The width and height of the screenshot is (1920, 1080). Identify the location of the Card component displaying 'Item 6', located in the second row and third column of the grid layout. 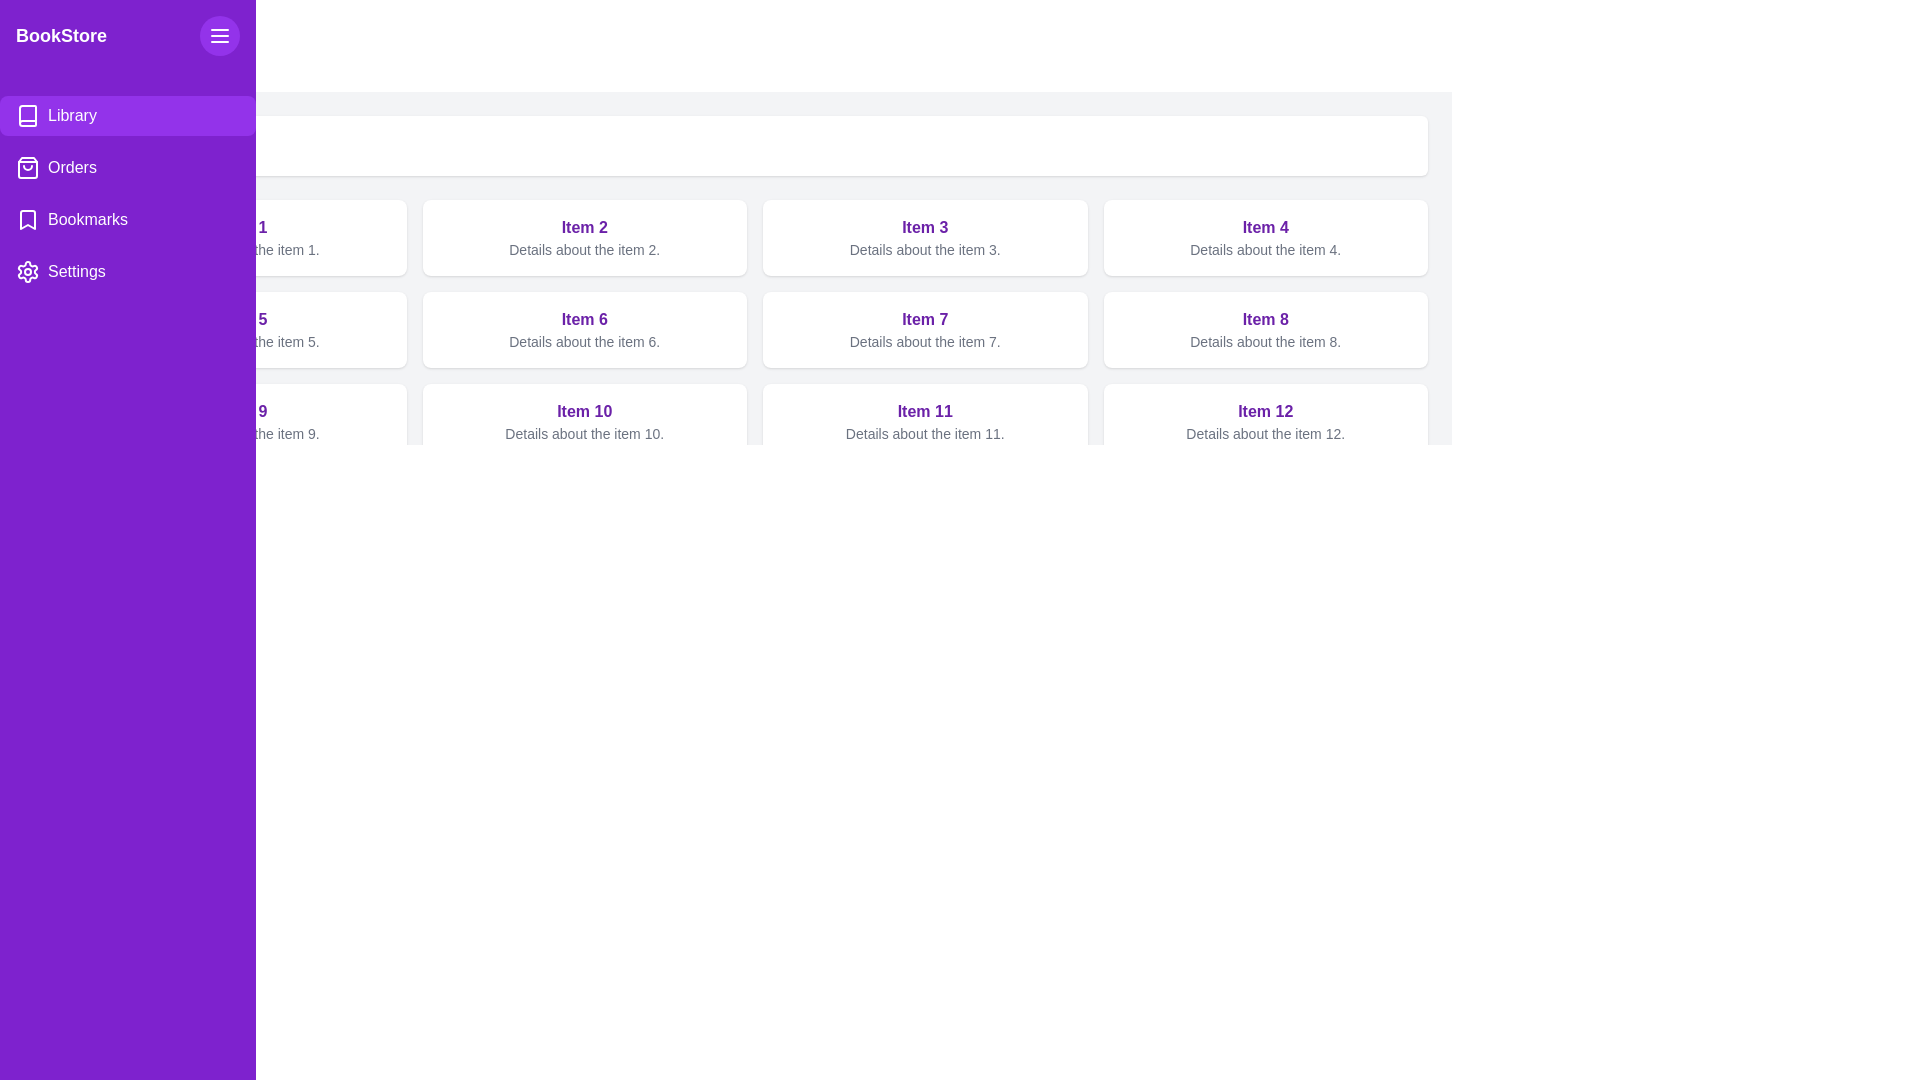
(583, 329).